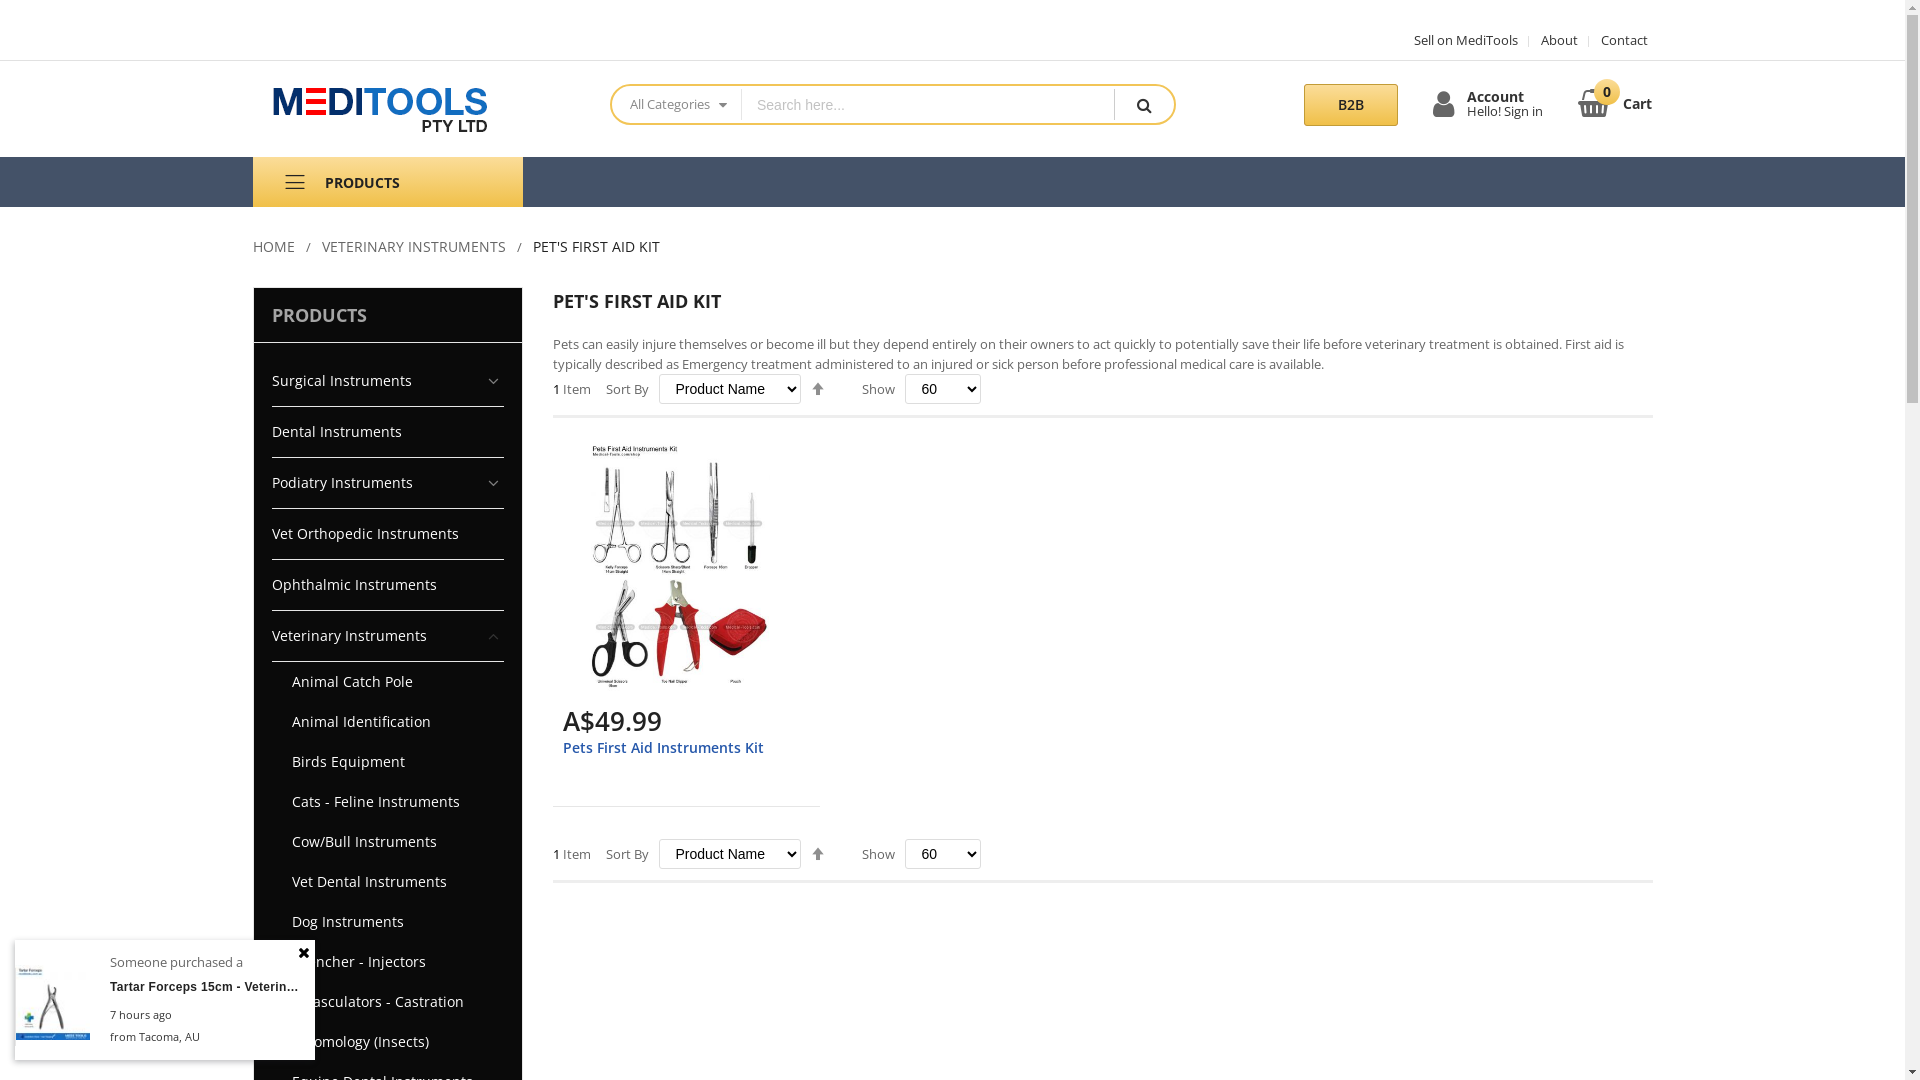 This screenshot has width=1920, height=1080. I want to click on 'Emasculators - Castration', so click(388, 1002).